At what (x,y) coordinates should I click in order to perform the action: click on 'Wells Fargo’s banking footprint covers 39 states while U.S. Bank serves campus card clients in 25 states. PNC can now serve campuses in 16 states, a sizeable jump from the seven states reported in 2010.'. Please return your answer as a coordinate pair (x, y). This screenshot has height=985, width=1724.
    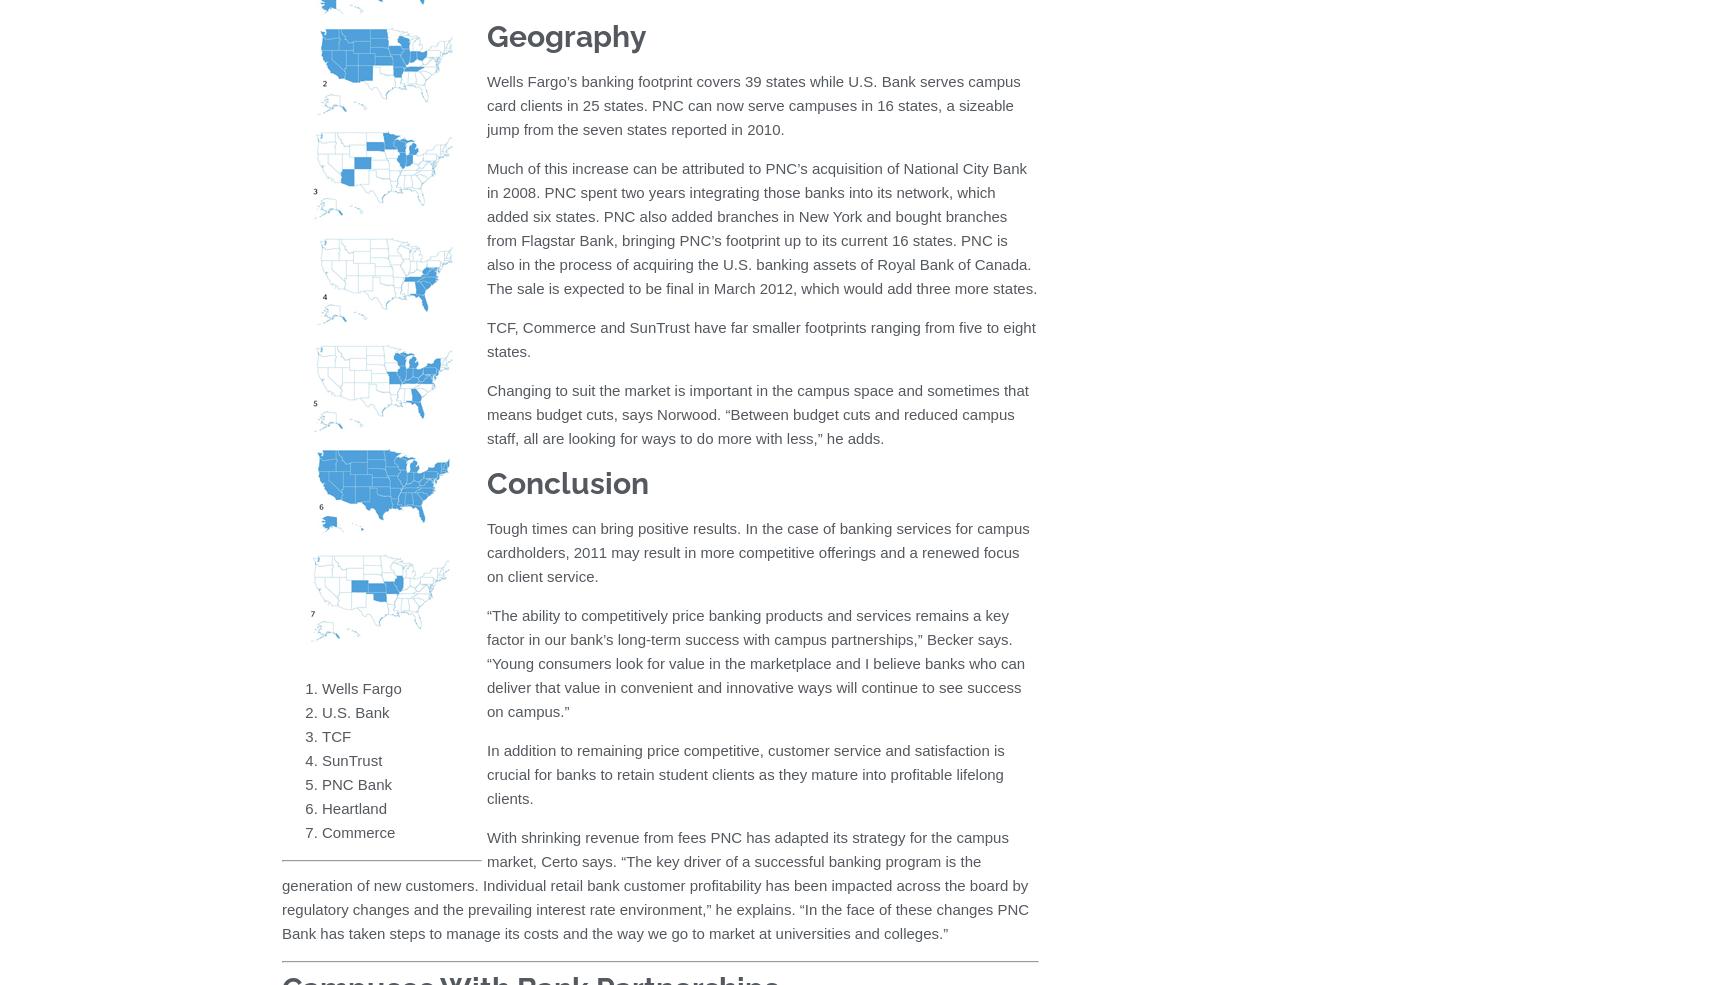
    Looking at the image, I should click on (753, 105).